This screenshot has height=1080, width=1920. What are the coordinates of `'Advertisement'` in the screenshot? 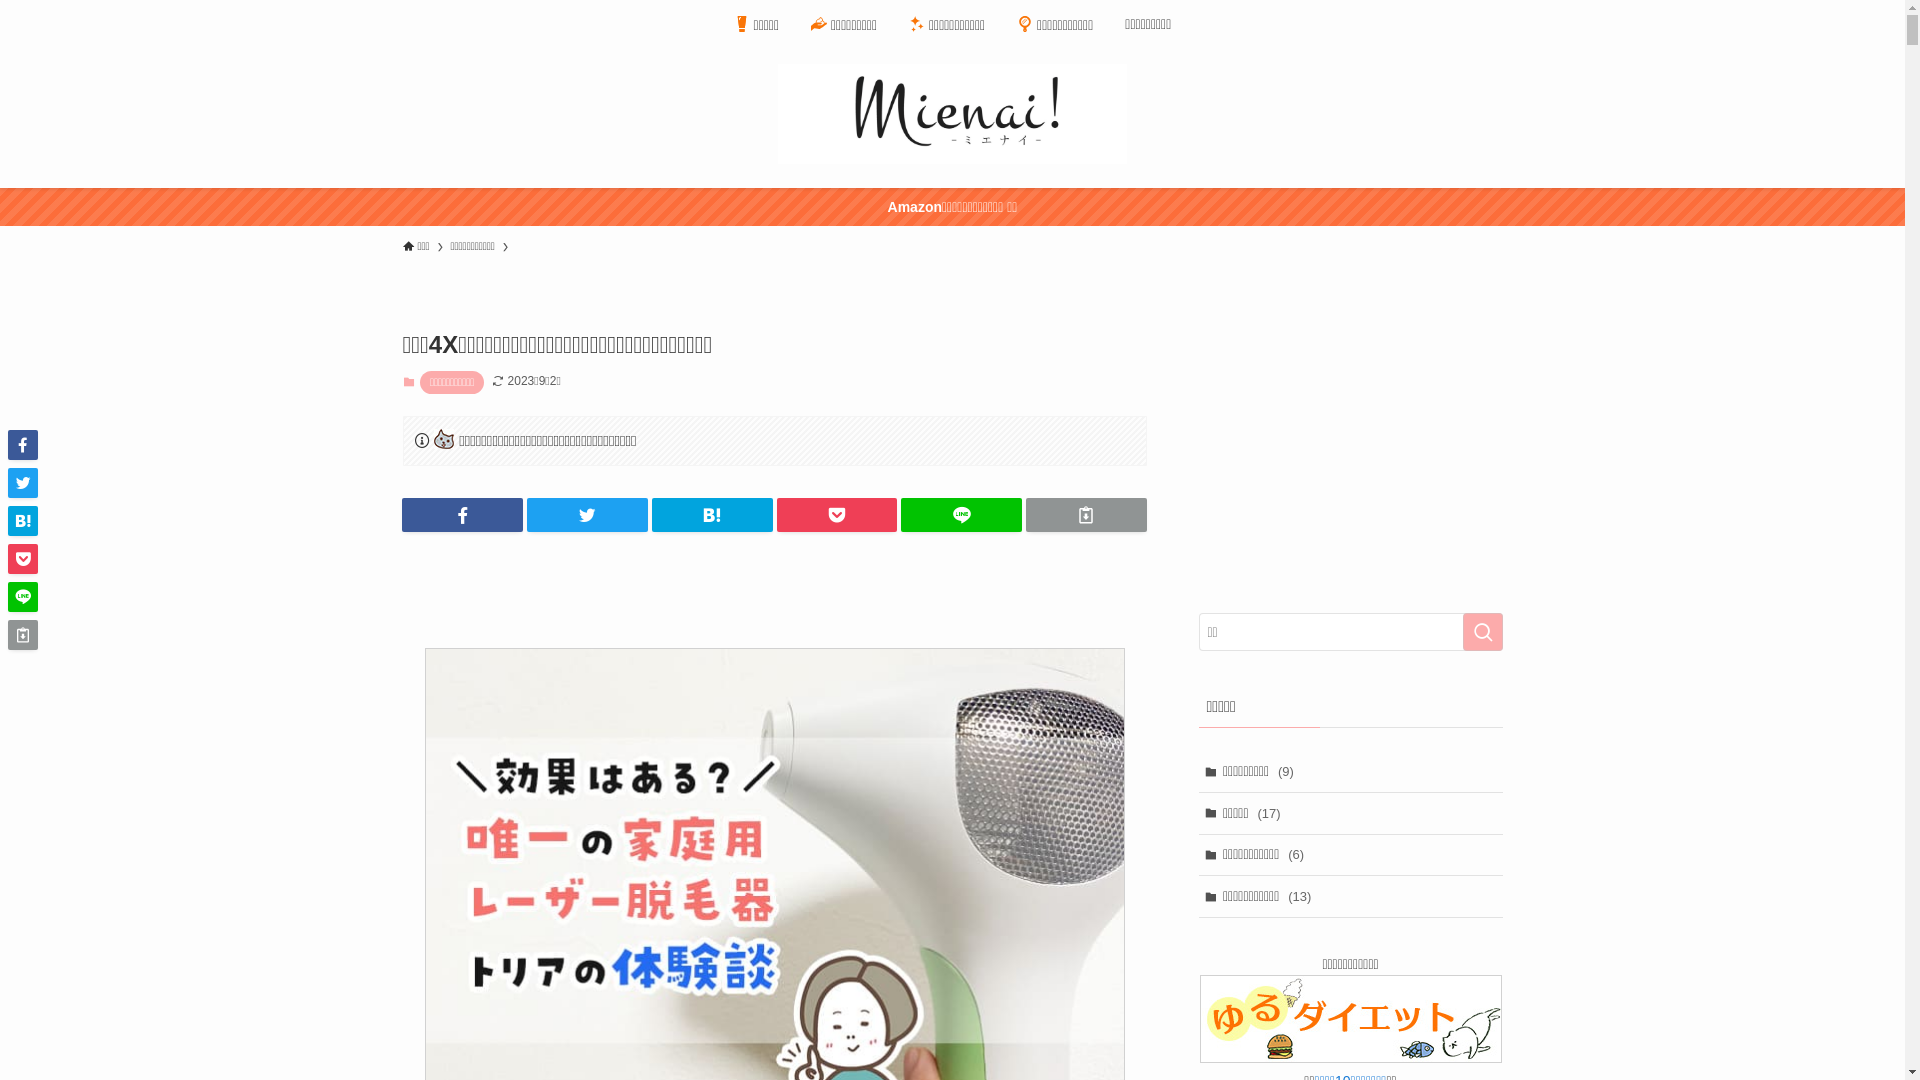 It's located at (1198, 452).